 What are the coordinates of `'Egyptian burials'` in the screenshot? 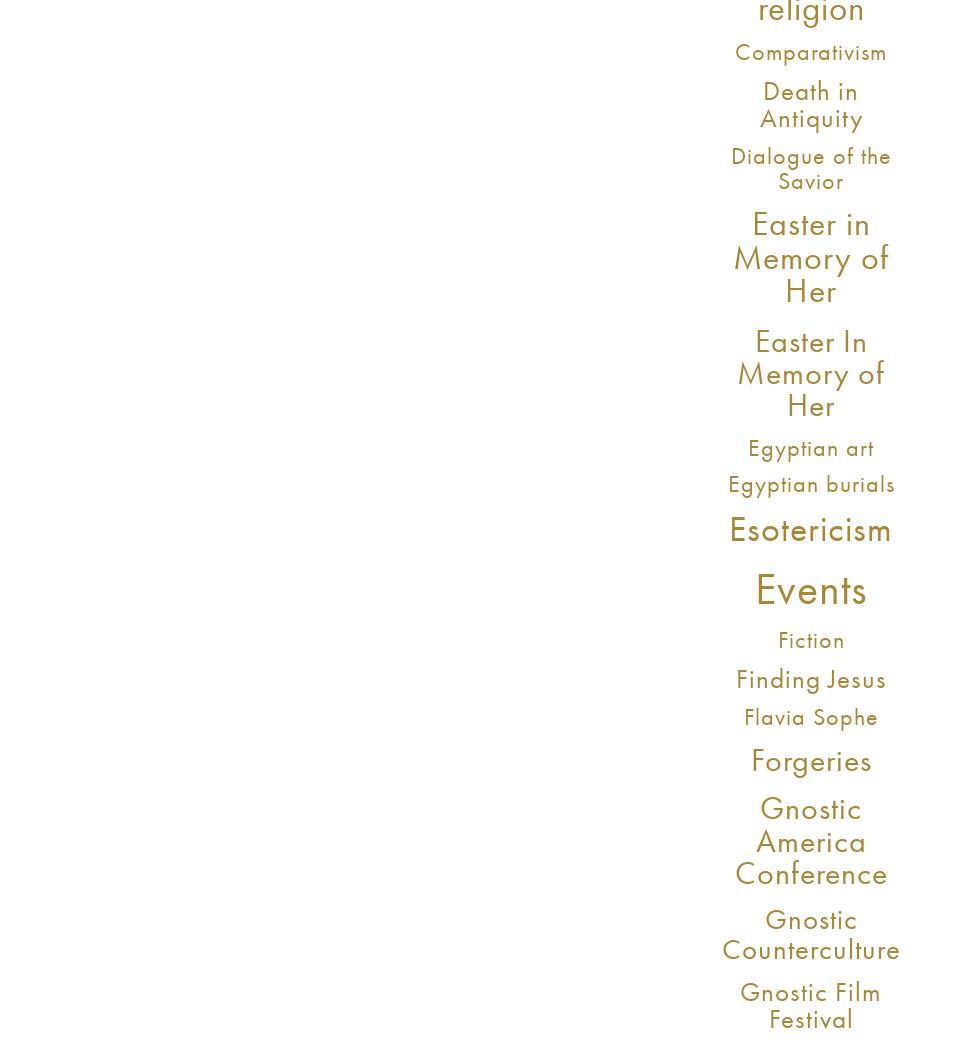 It's located at (809, 482).